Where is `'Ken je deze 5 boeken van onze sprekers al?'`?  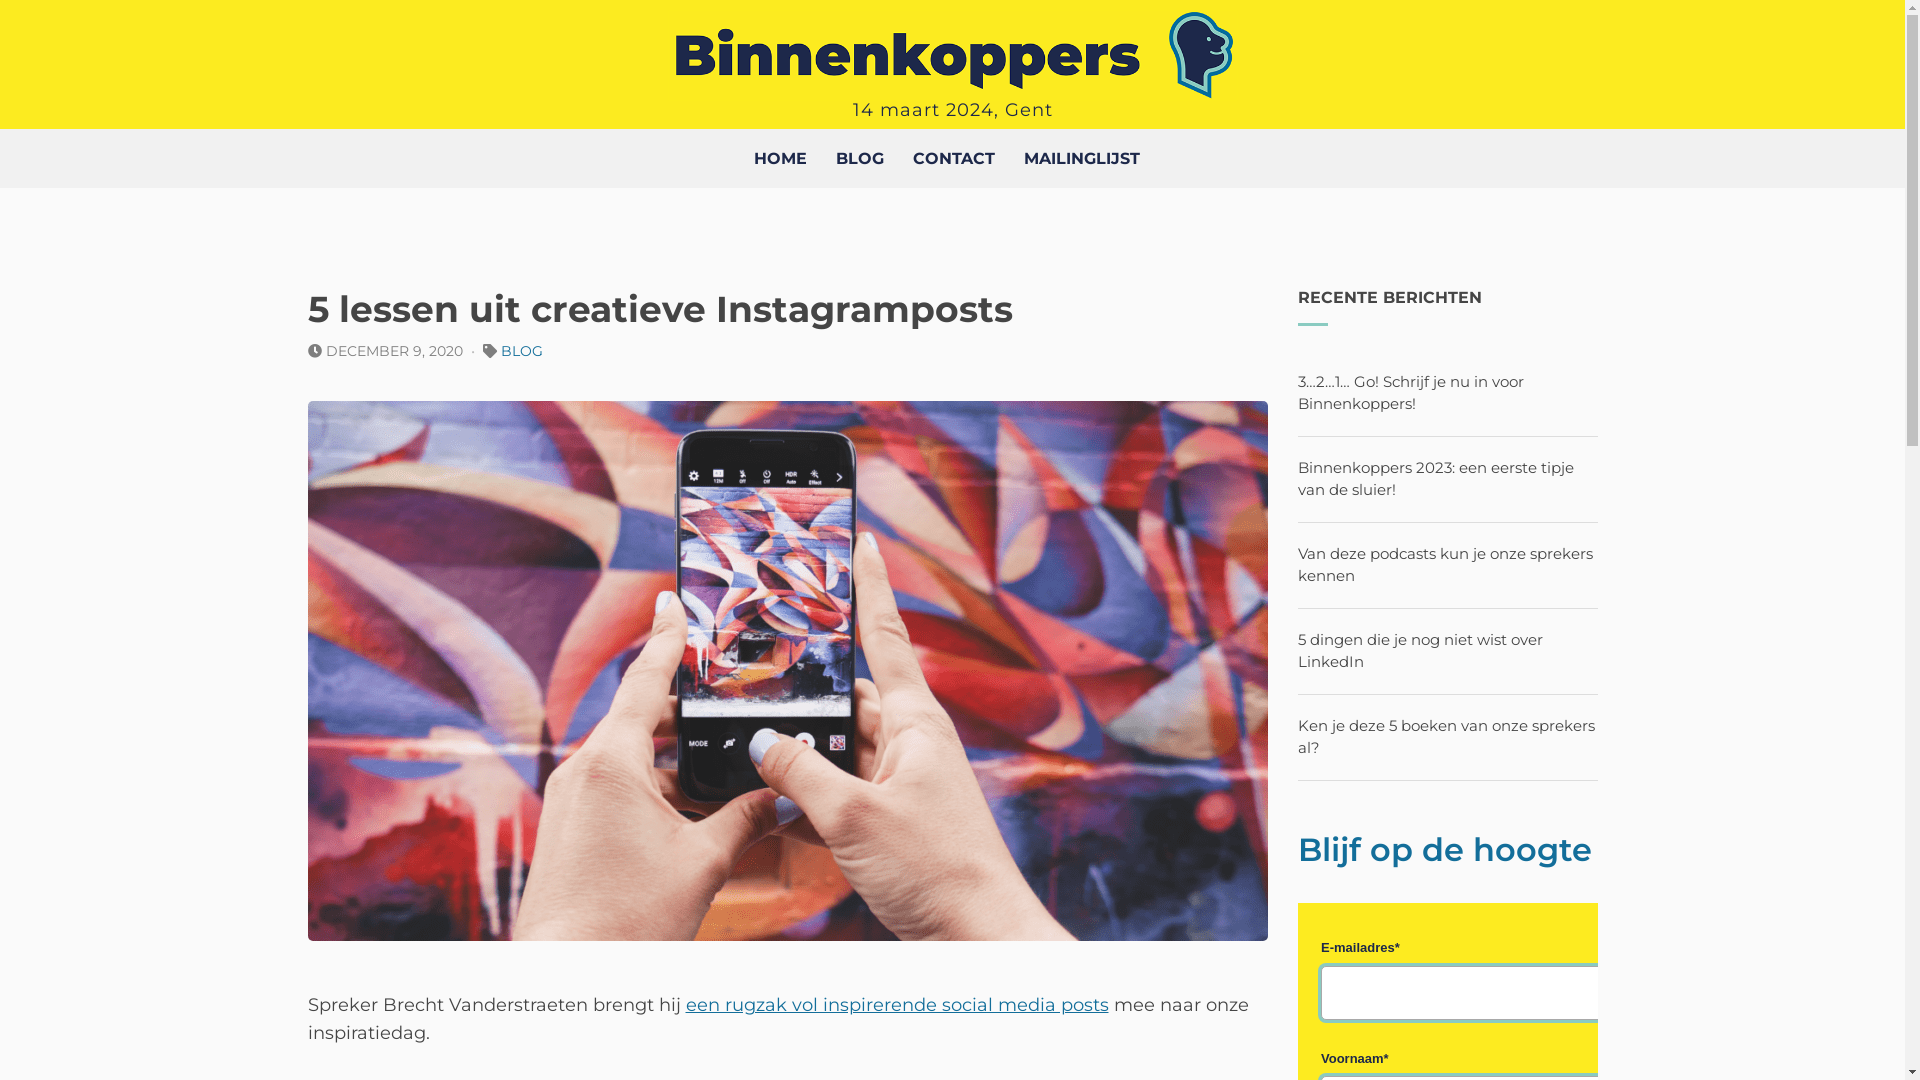 'Ken je deze 5 boeken van onze sprekers al?' is located at coordinates (1446, 736).